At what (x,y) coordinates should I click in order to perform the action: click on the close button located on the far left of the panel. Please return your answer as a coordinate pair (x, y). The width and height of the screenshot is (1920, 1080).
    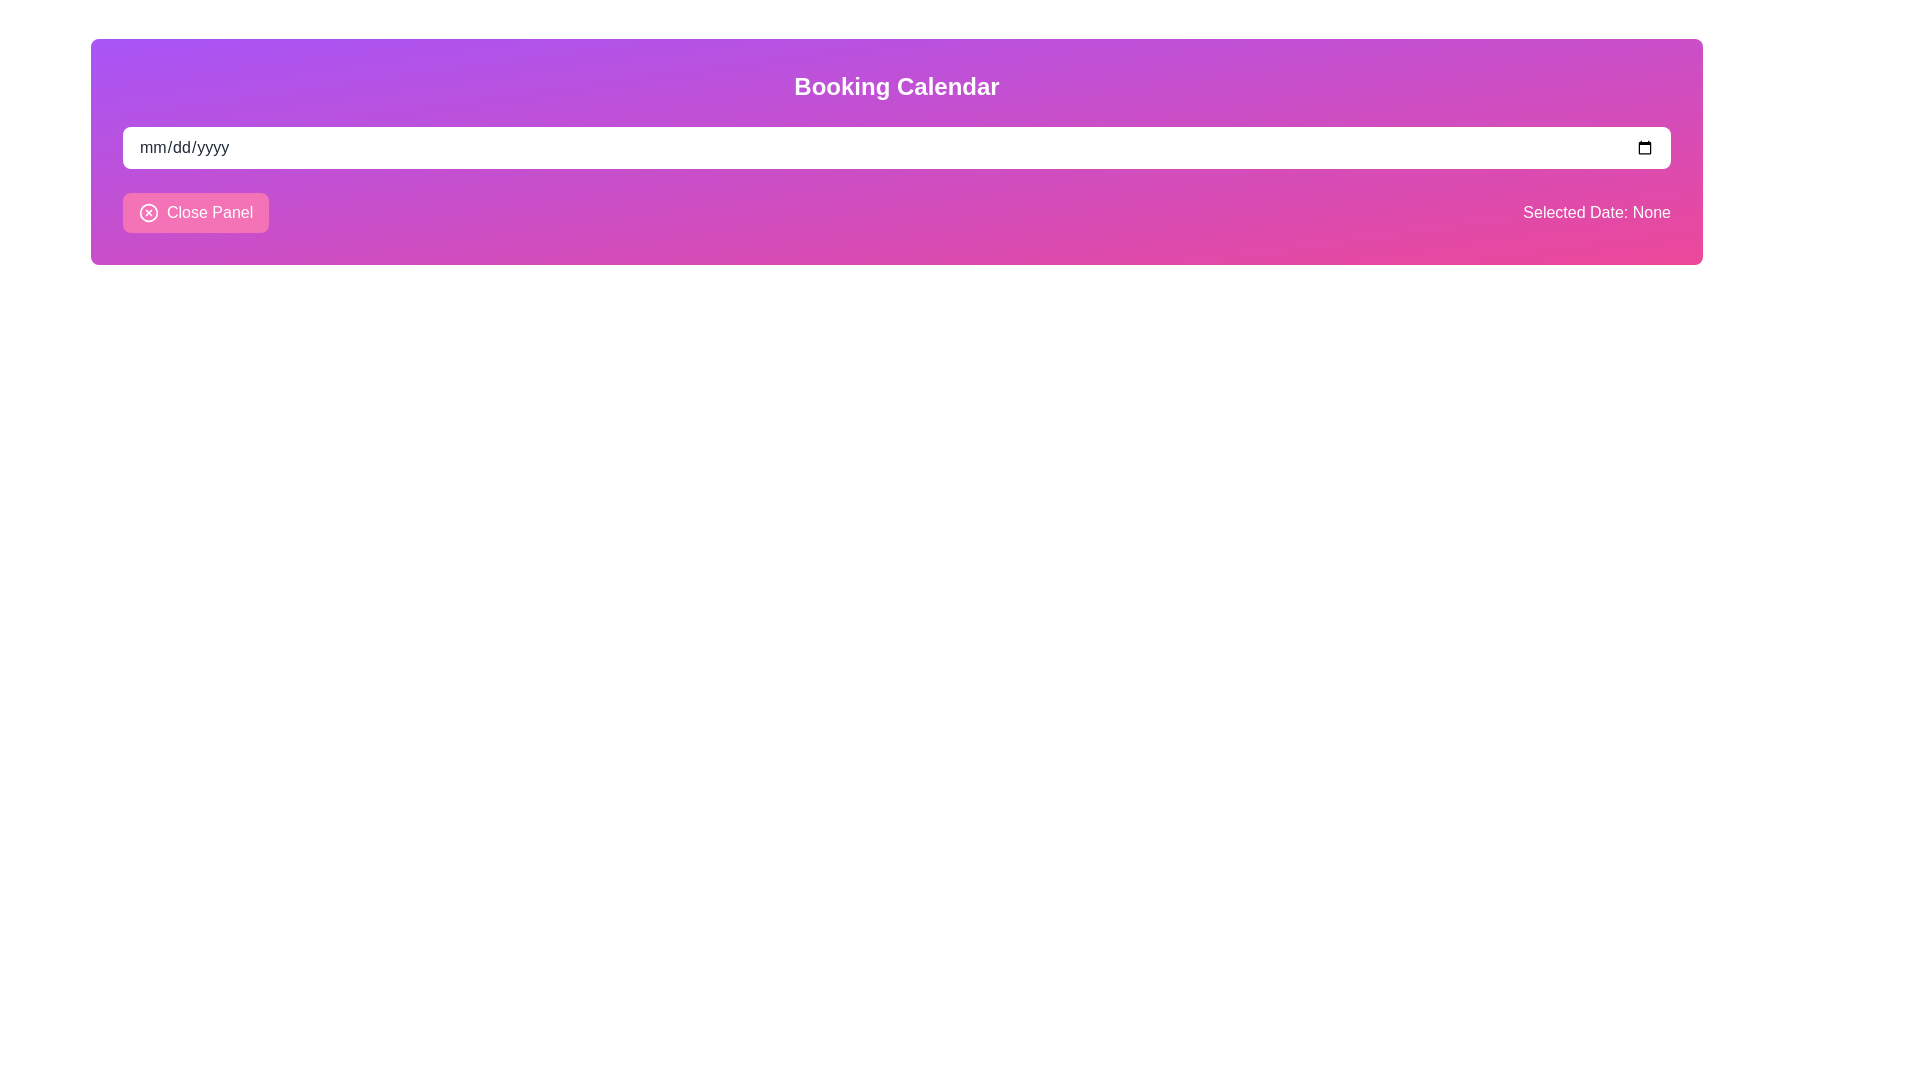
    Looking at the image, I should click on (196, 212).